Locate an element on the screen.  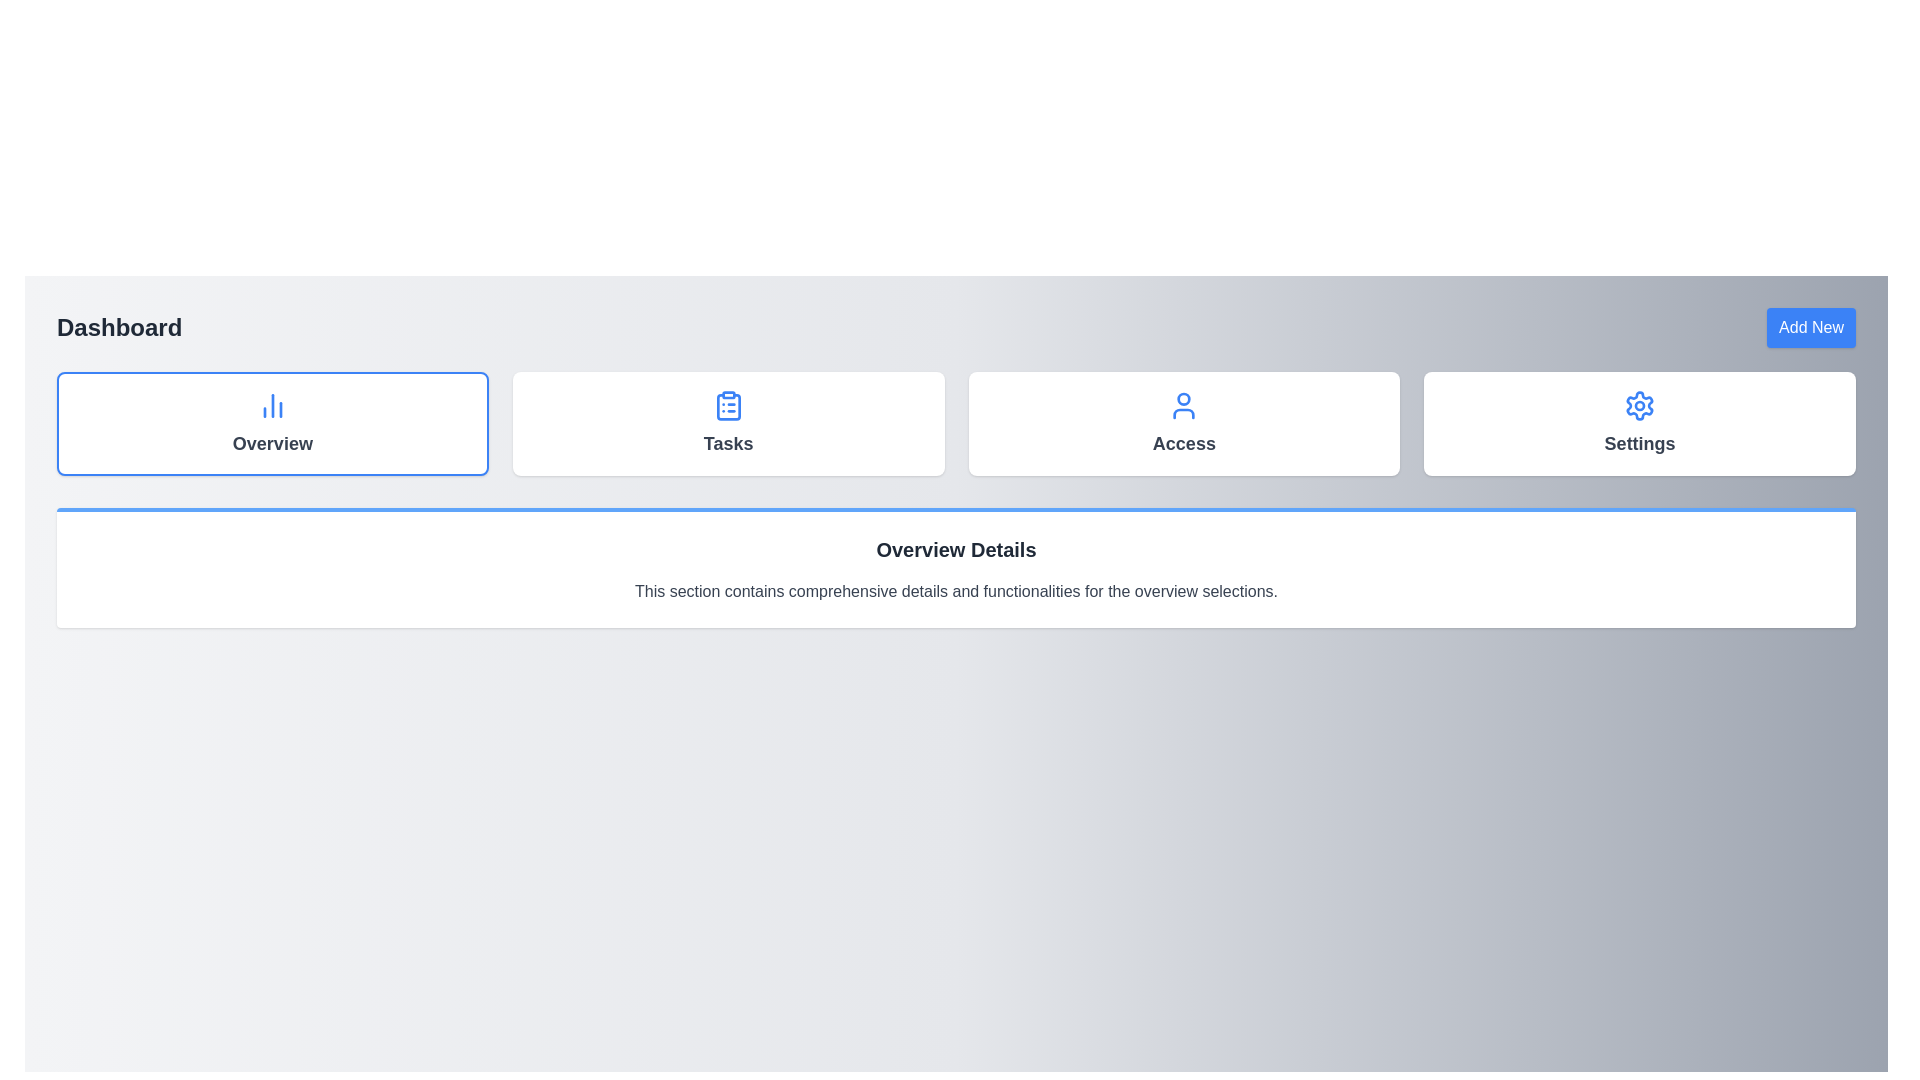
the blue vertical bar chart icon located above the 'Overview' text in the first card of the UI layout is located at coordinates (271, 405).